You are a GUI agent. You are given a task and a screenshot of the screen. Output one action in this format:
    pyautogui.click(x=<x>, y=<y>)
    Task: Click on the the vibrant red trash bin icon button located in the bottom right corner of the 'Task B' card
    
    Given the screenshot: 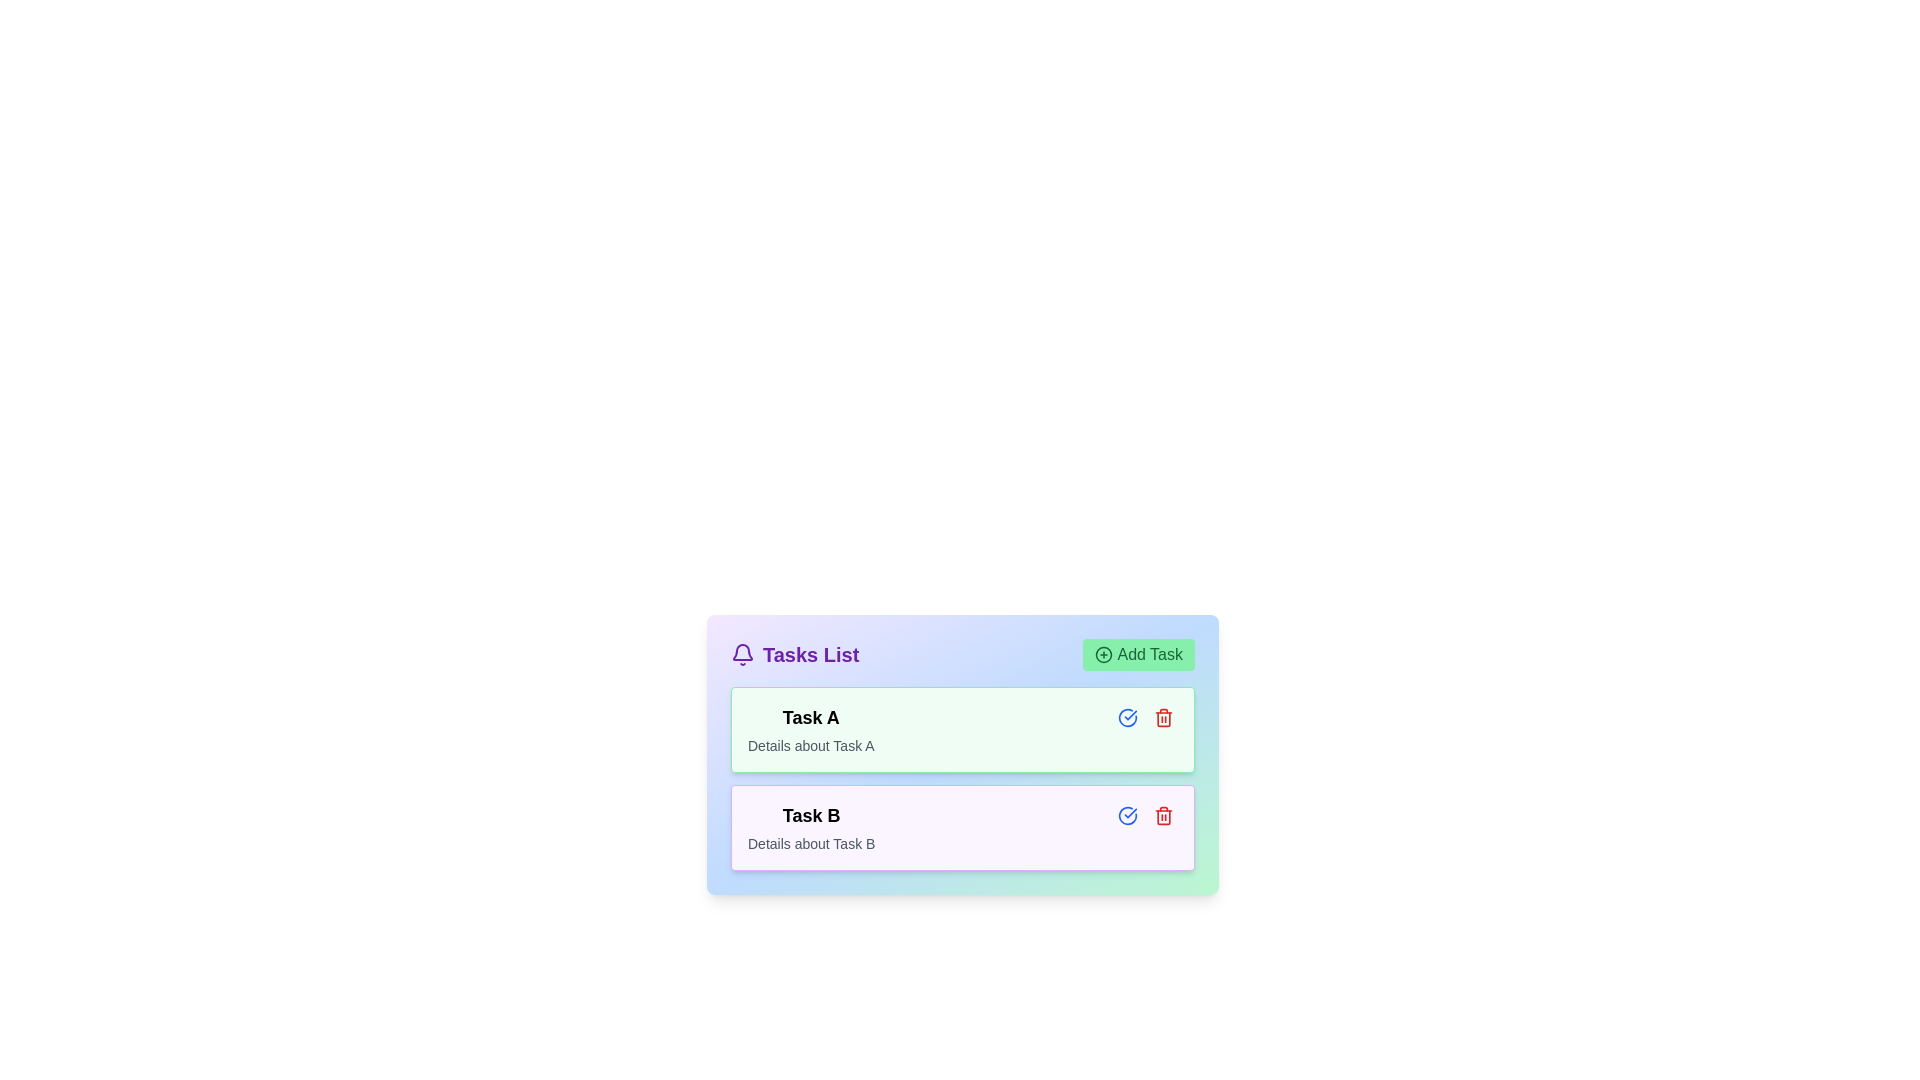 What is the action you would take?
    pyautogui.click(x=1163, y=816)
    